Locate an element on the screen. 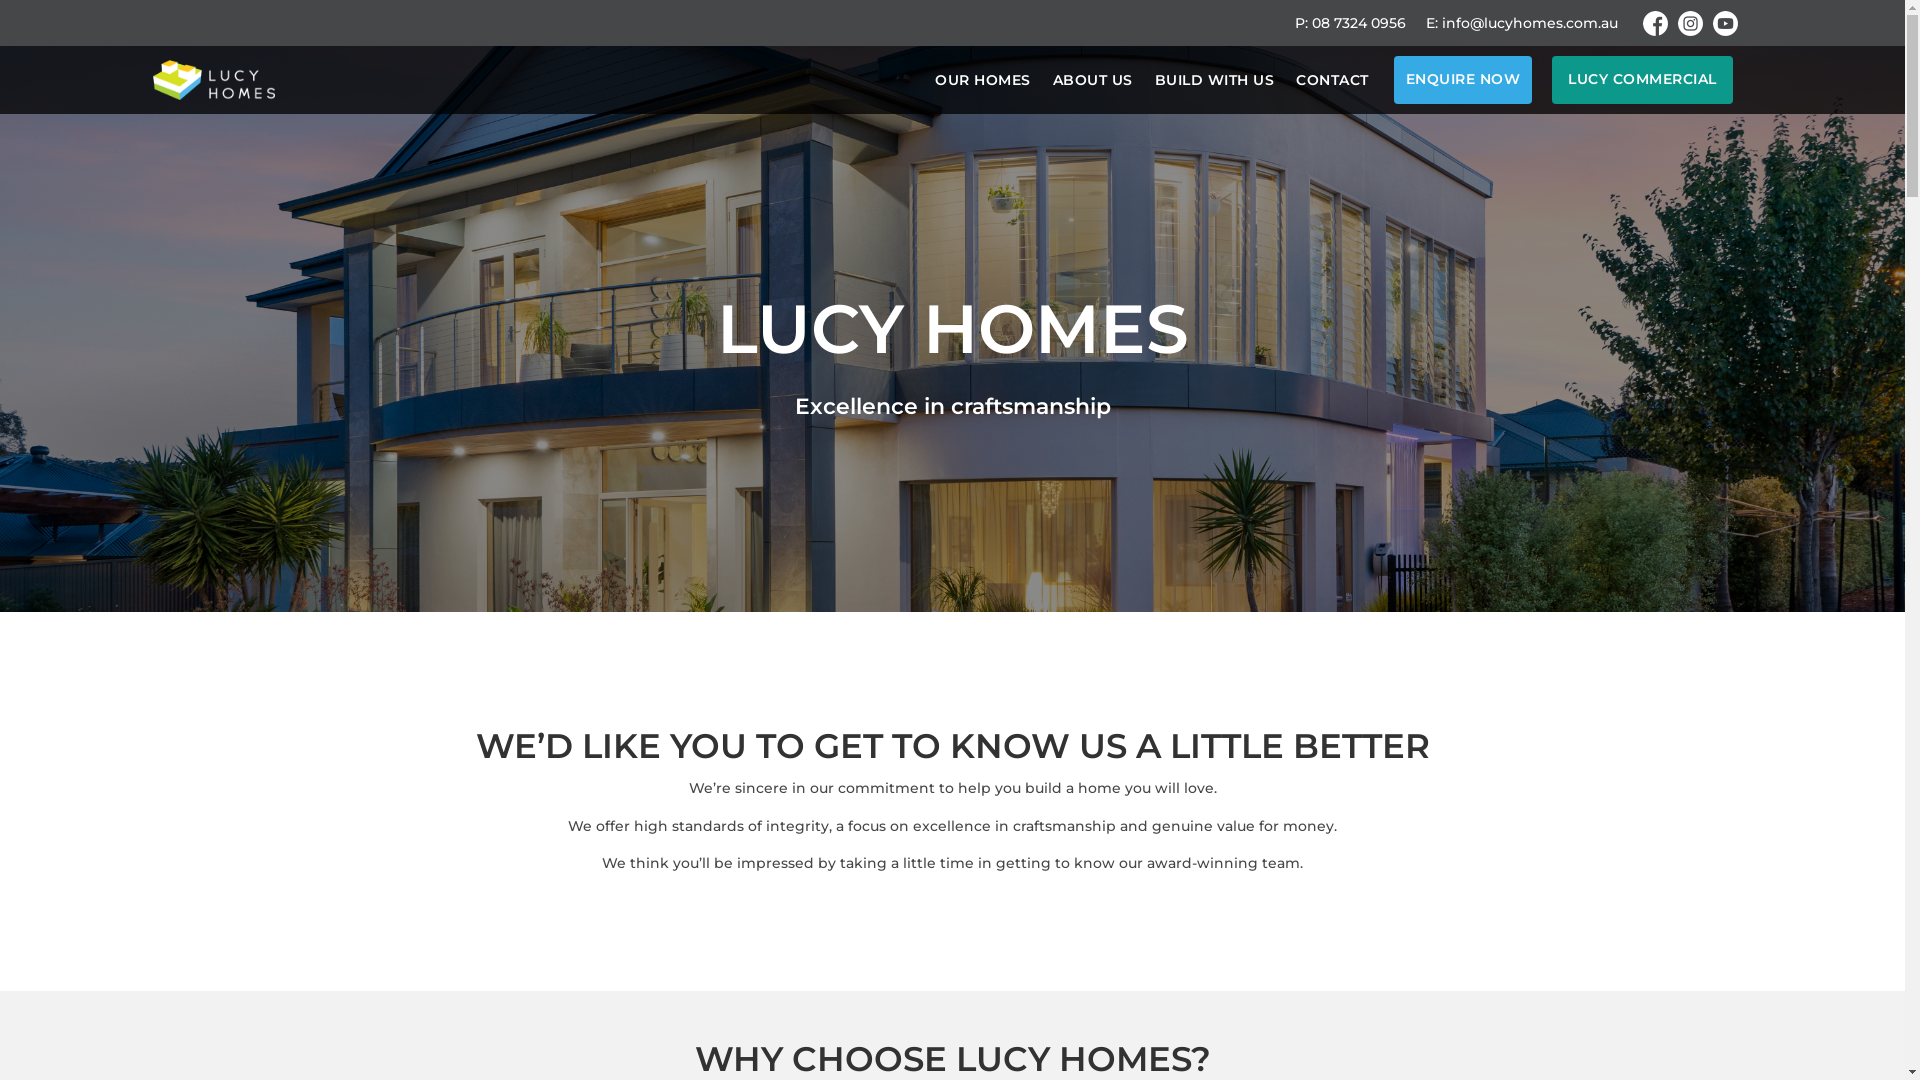 This screenshot has height=1080, width=1920. 'LUCY COMMERCIAL' is located at coordinates (1642, 79).